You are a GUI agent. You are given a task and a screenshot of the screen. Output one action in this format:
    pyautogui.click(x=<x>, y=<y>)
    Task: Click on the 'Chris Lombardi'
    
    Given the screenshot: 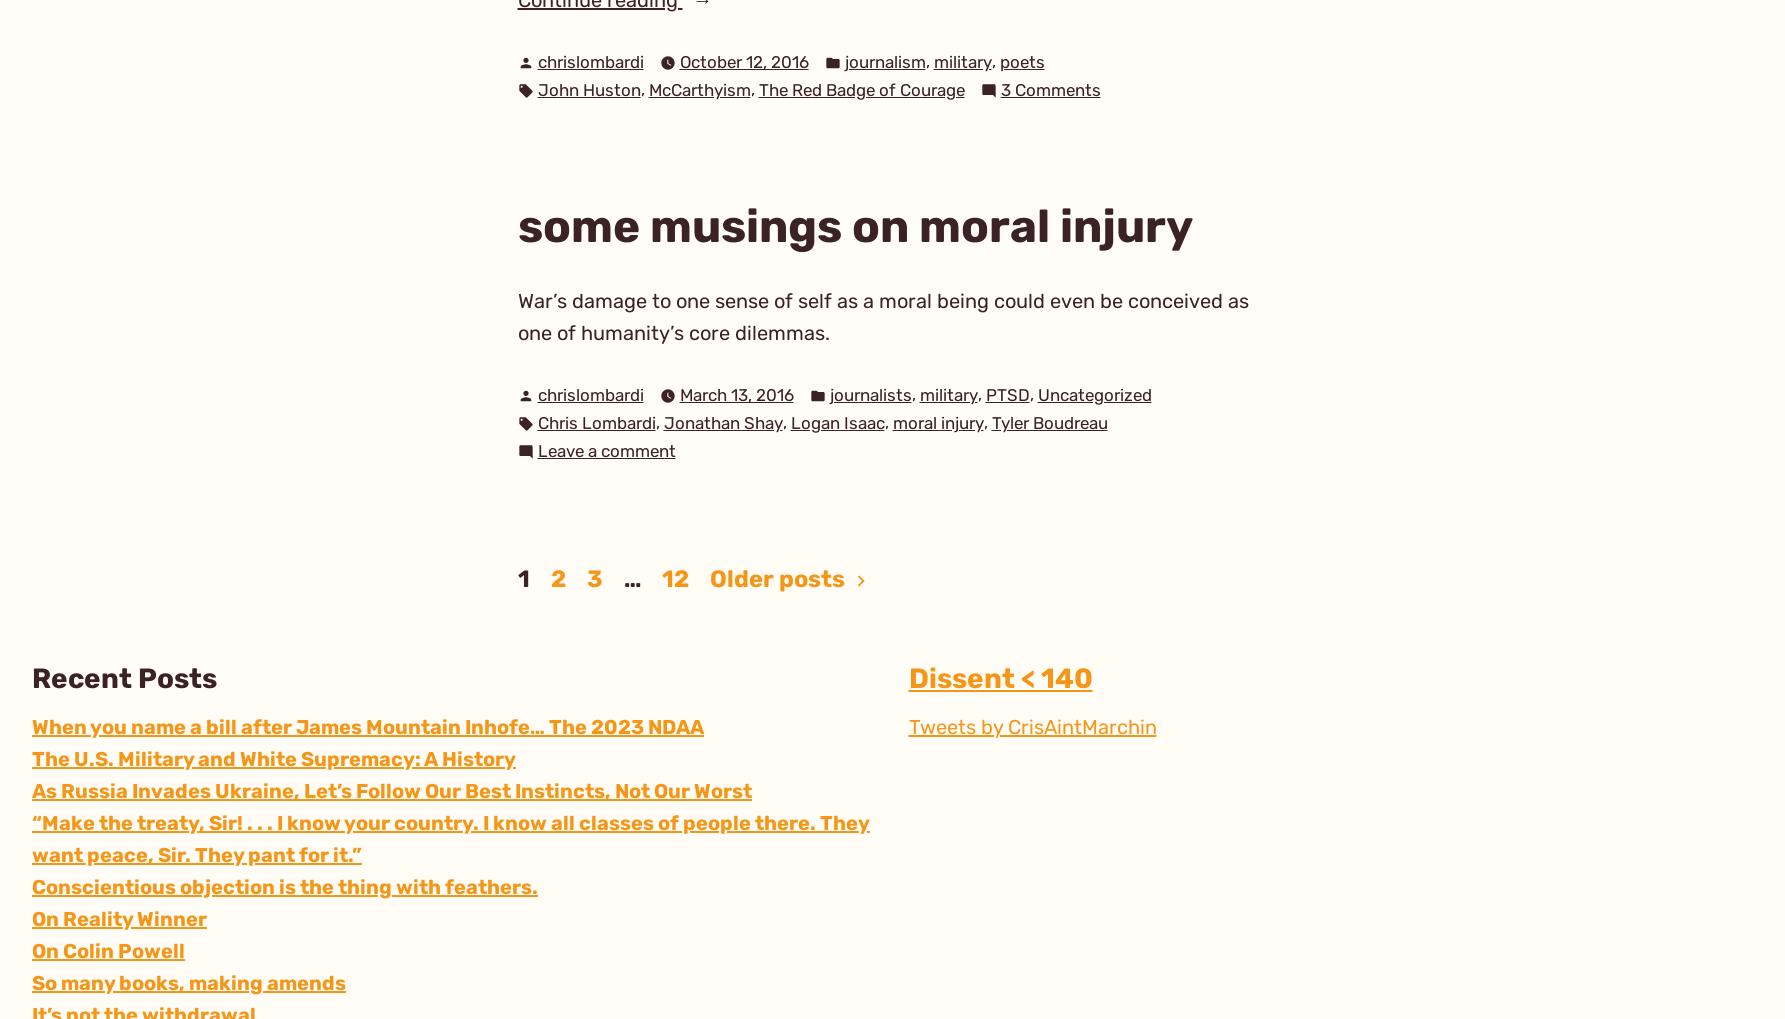 What is the action you would take?
    pyautogui.click(x=596, y=422)
    